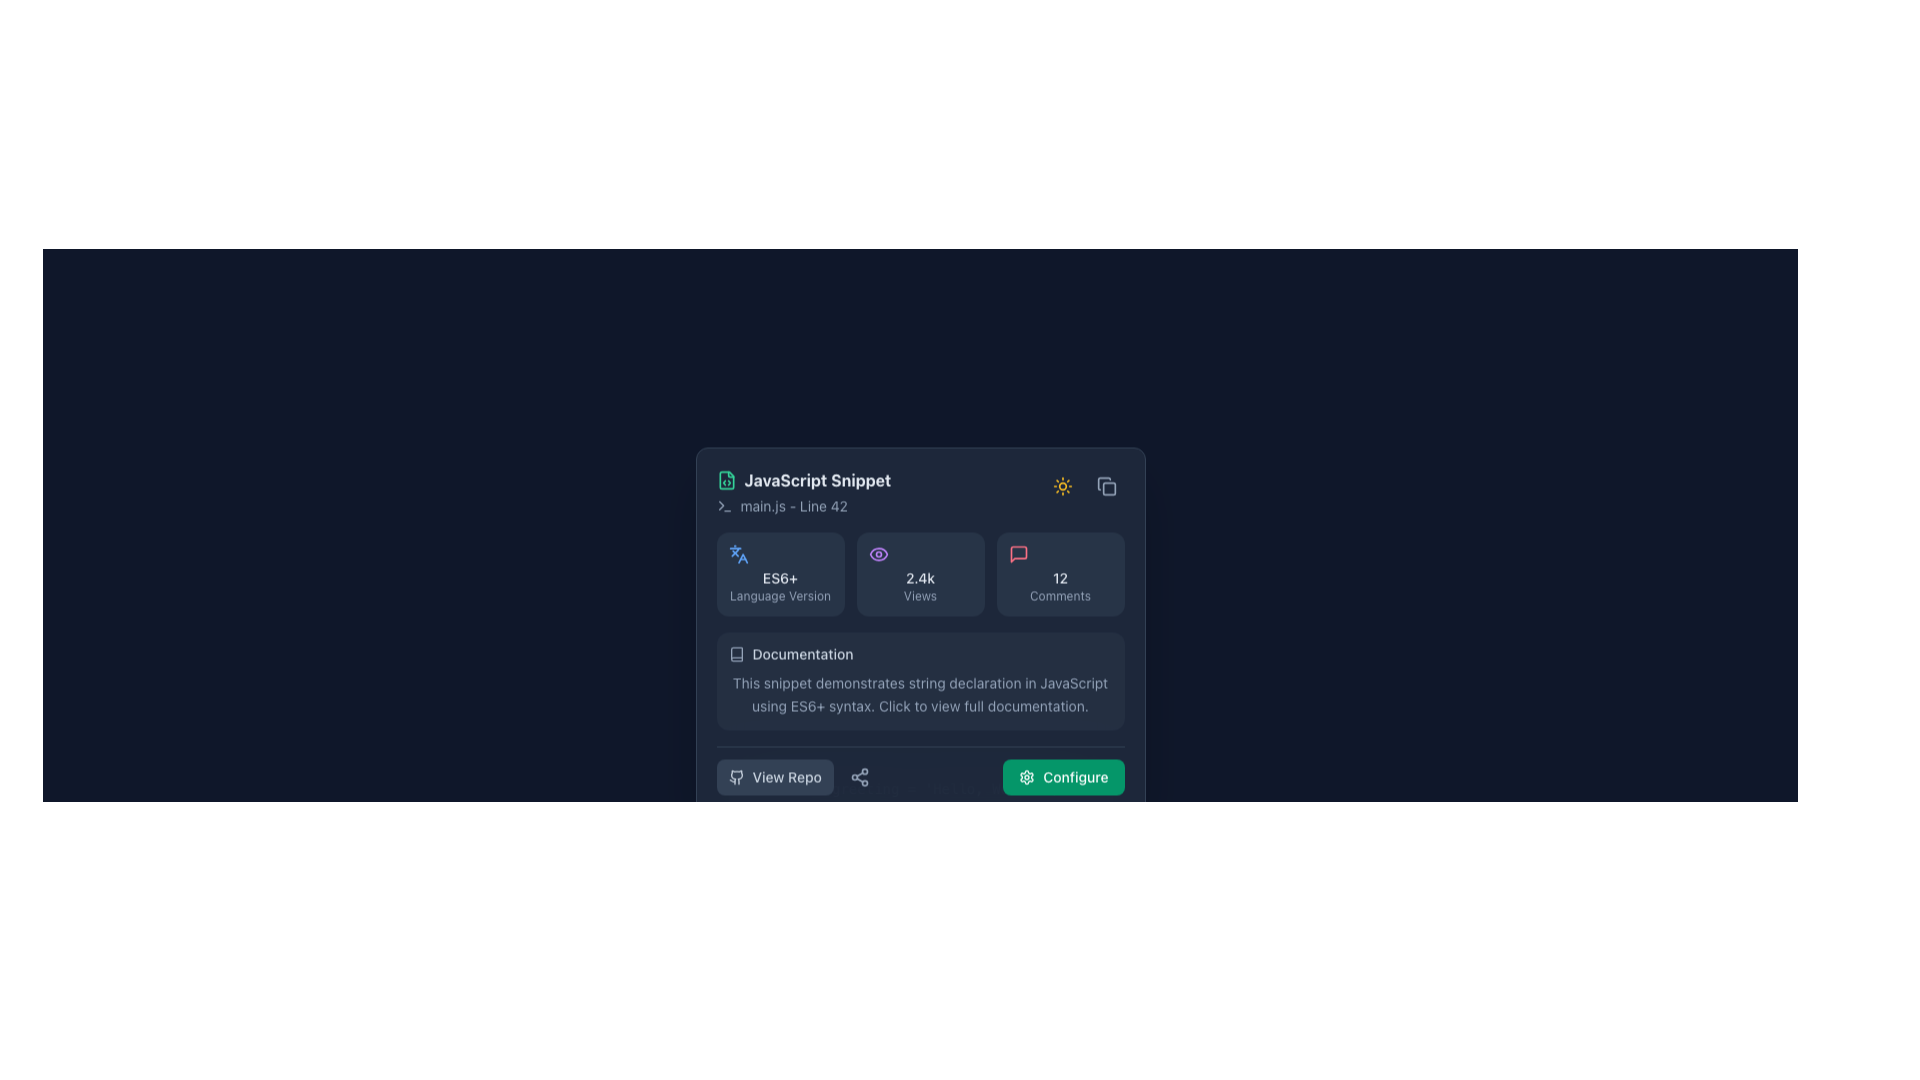 The height and width of the screenshot is (1080, 1920). What do you see at coordinates (1027, 775) in the screenshot?
I see `the settings icon located at the top-right corner of the card or modal interface` at bounding box center [1027, 775].